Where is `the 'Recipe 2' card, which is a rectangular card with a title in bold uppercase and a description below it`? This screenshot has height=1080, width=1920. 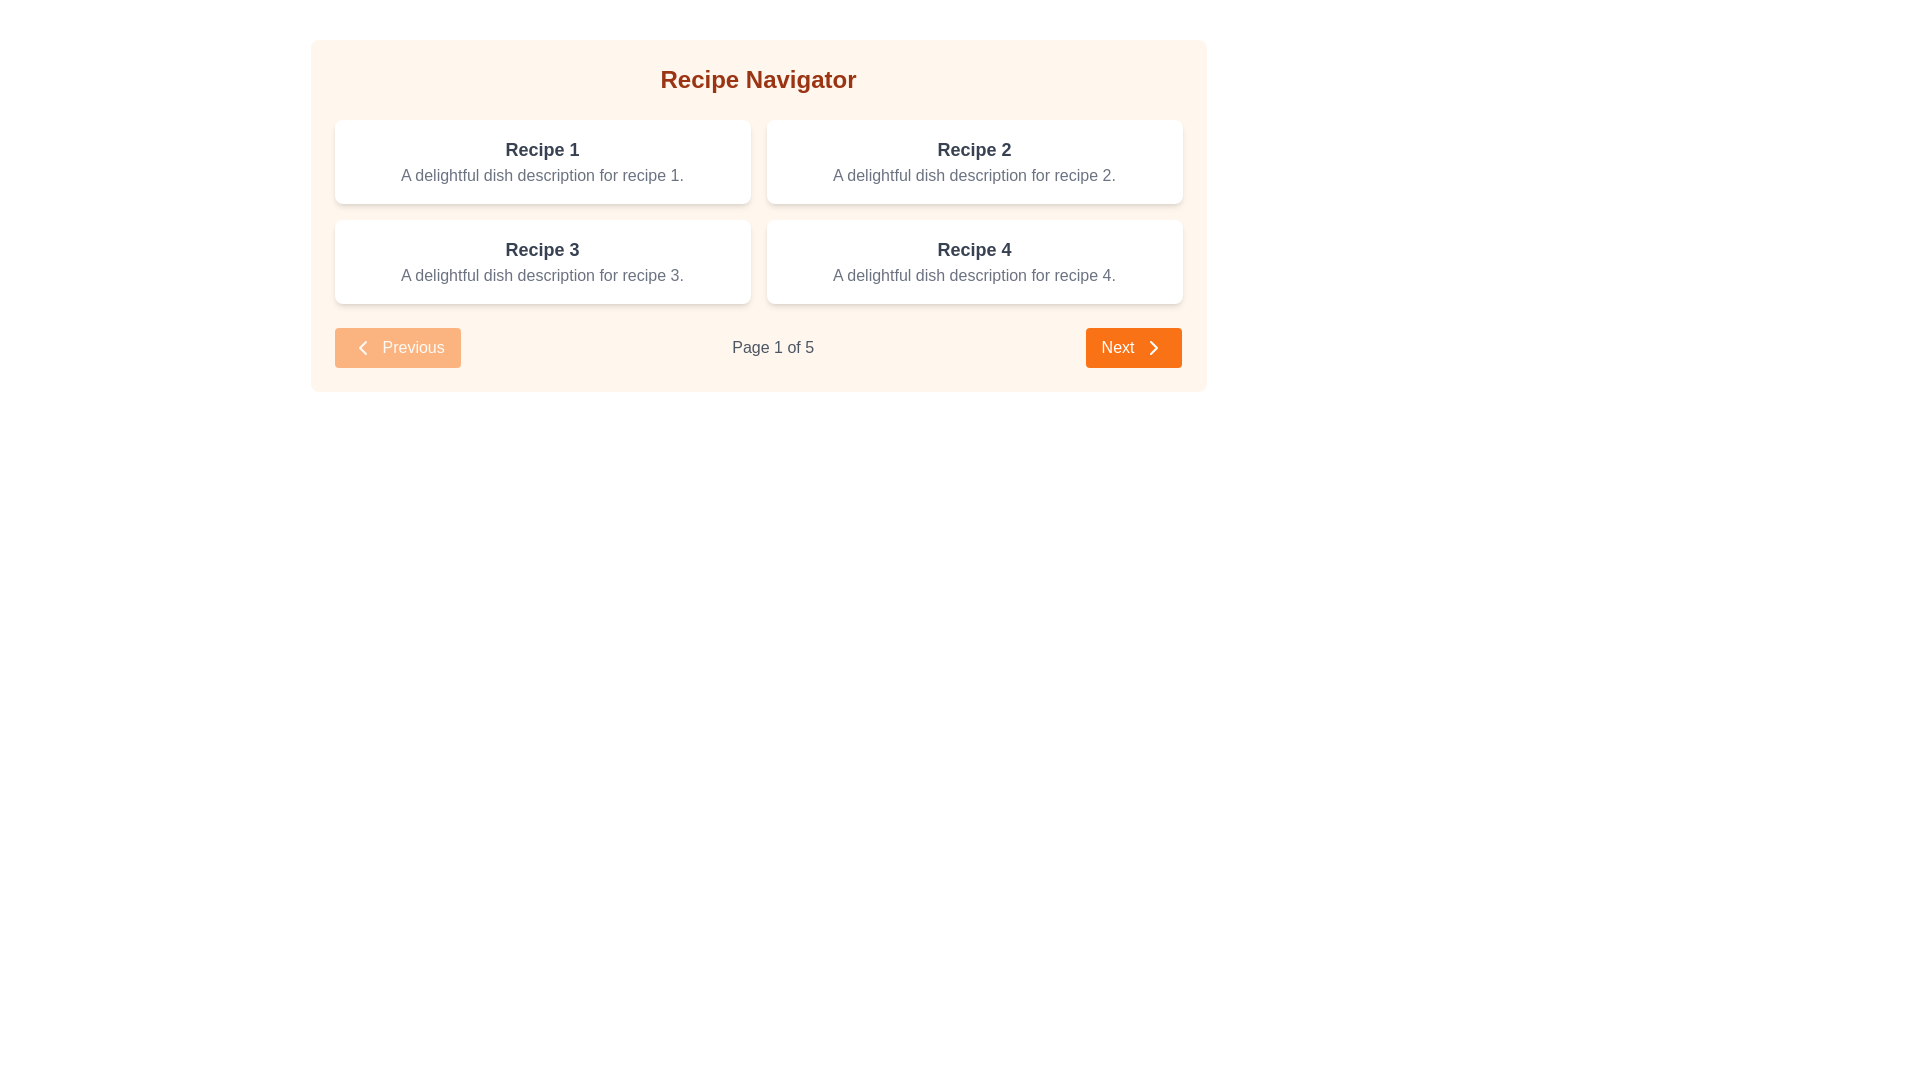 the 'Recipe 2' card, which is a rectangular card with a title in bold uppercase and a description below it is located at coordinates (974, 161).